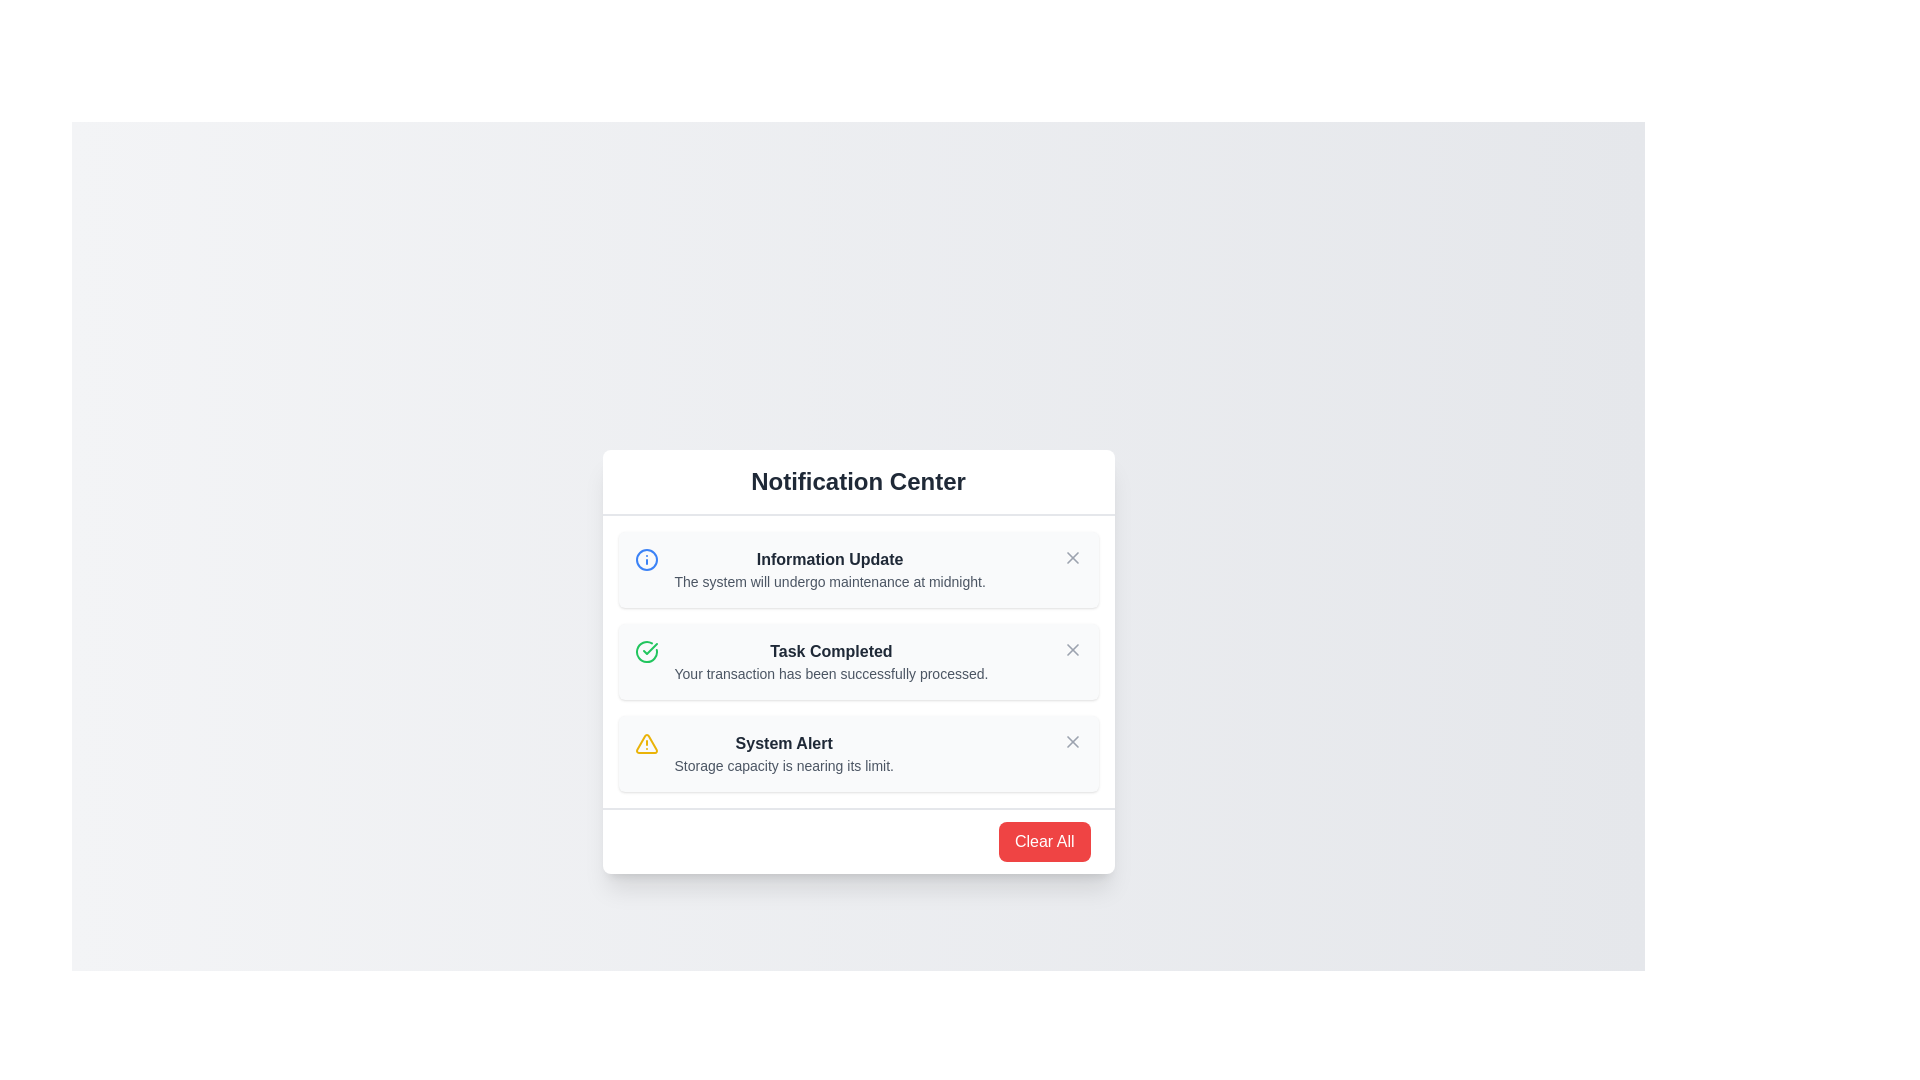 This screenshot has width=1920, height=1080. What do you see at coordinates (830, 559) in the screenshot?
I see `text from the 'Information Update' label, which is a bold dark gray textual label located at the upper part of the notification card within the 'Notification Center'` at bounding box center [830, 559].